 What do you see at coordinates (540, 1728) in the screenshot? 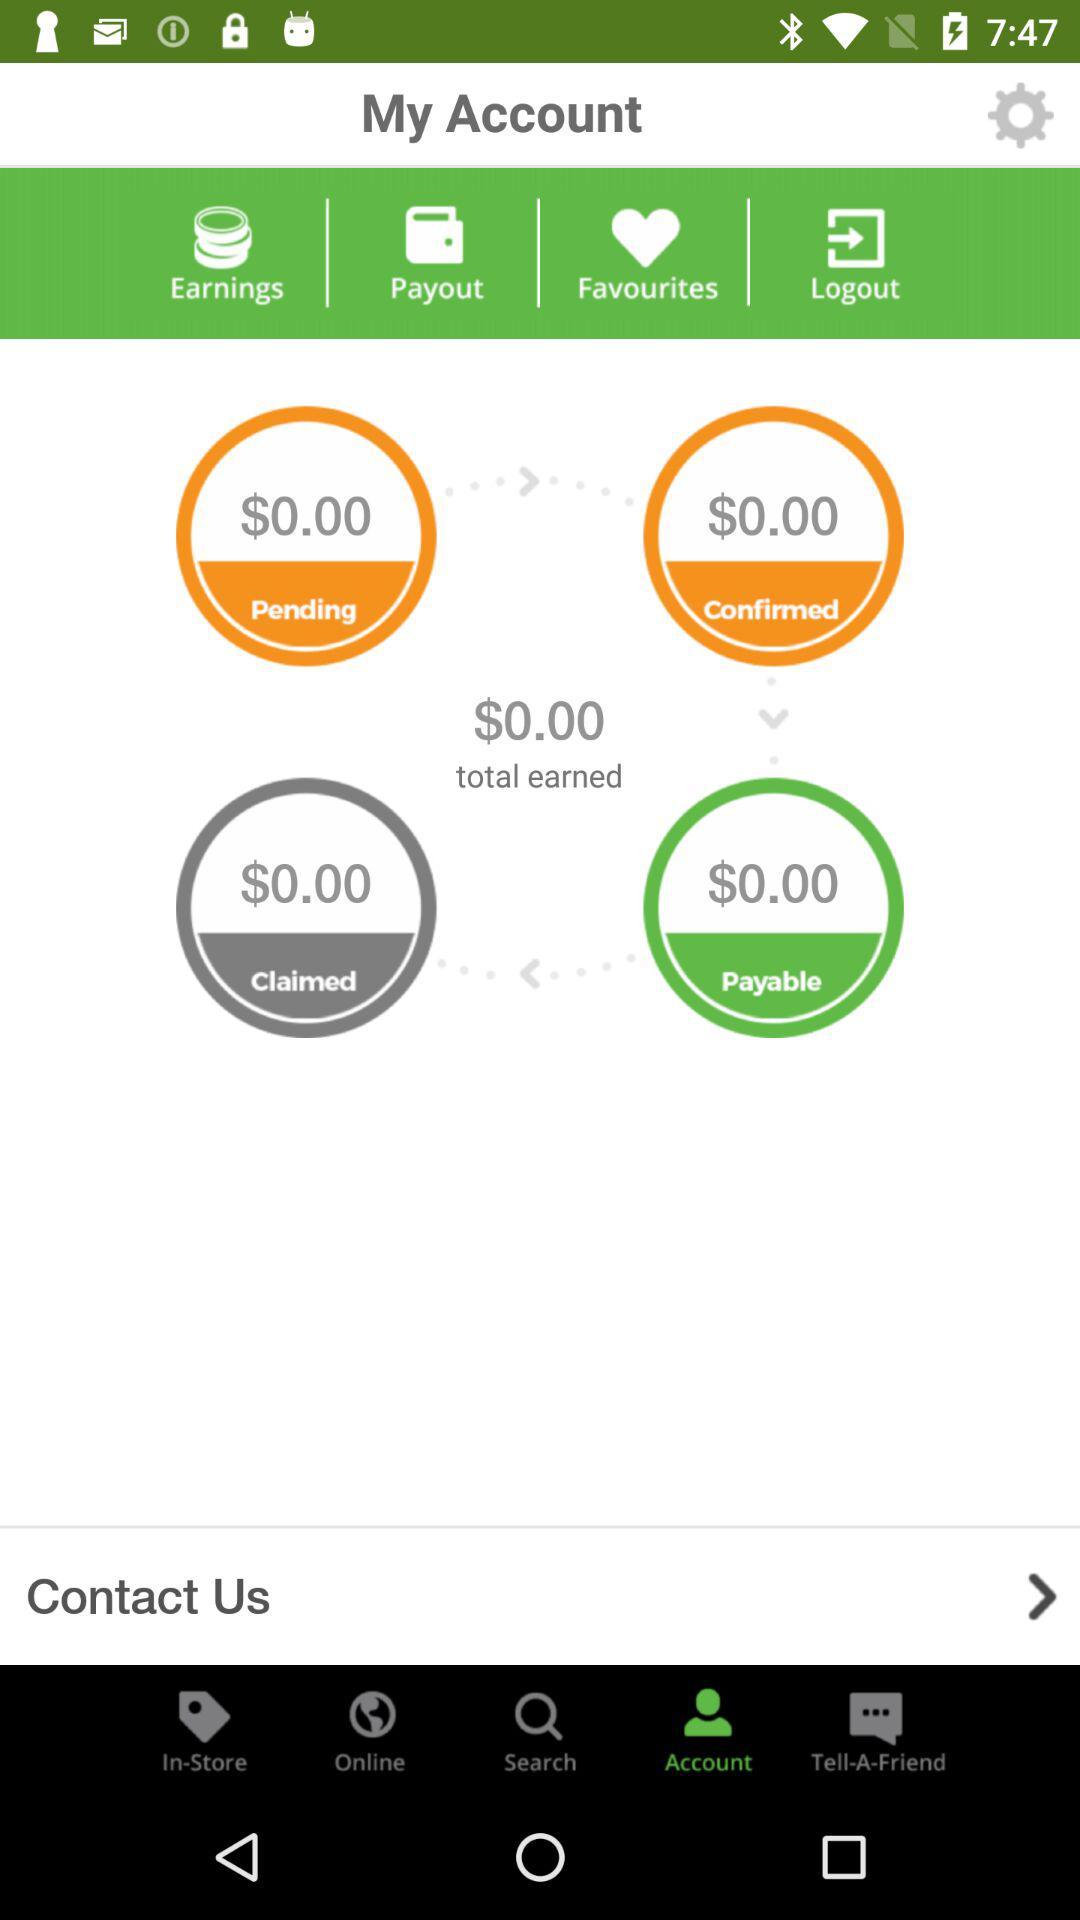
I see `look for something` at bounding box center [540, 1728].